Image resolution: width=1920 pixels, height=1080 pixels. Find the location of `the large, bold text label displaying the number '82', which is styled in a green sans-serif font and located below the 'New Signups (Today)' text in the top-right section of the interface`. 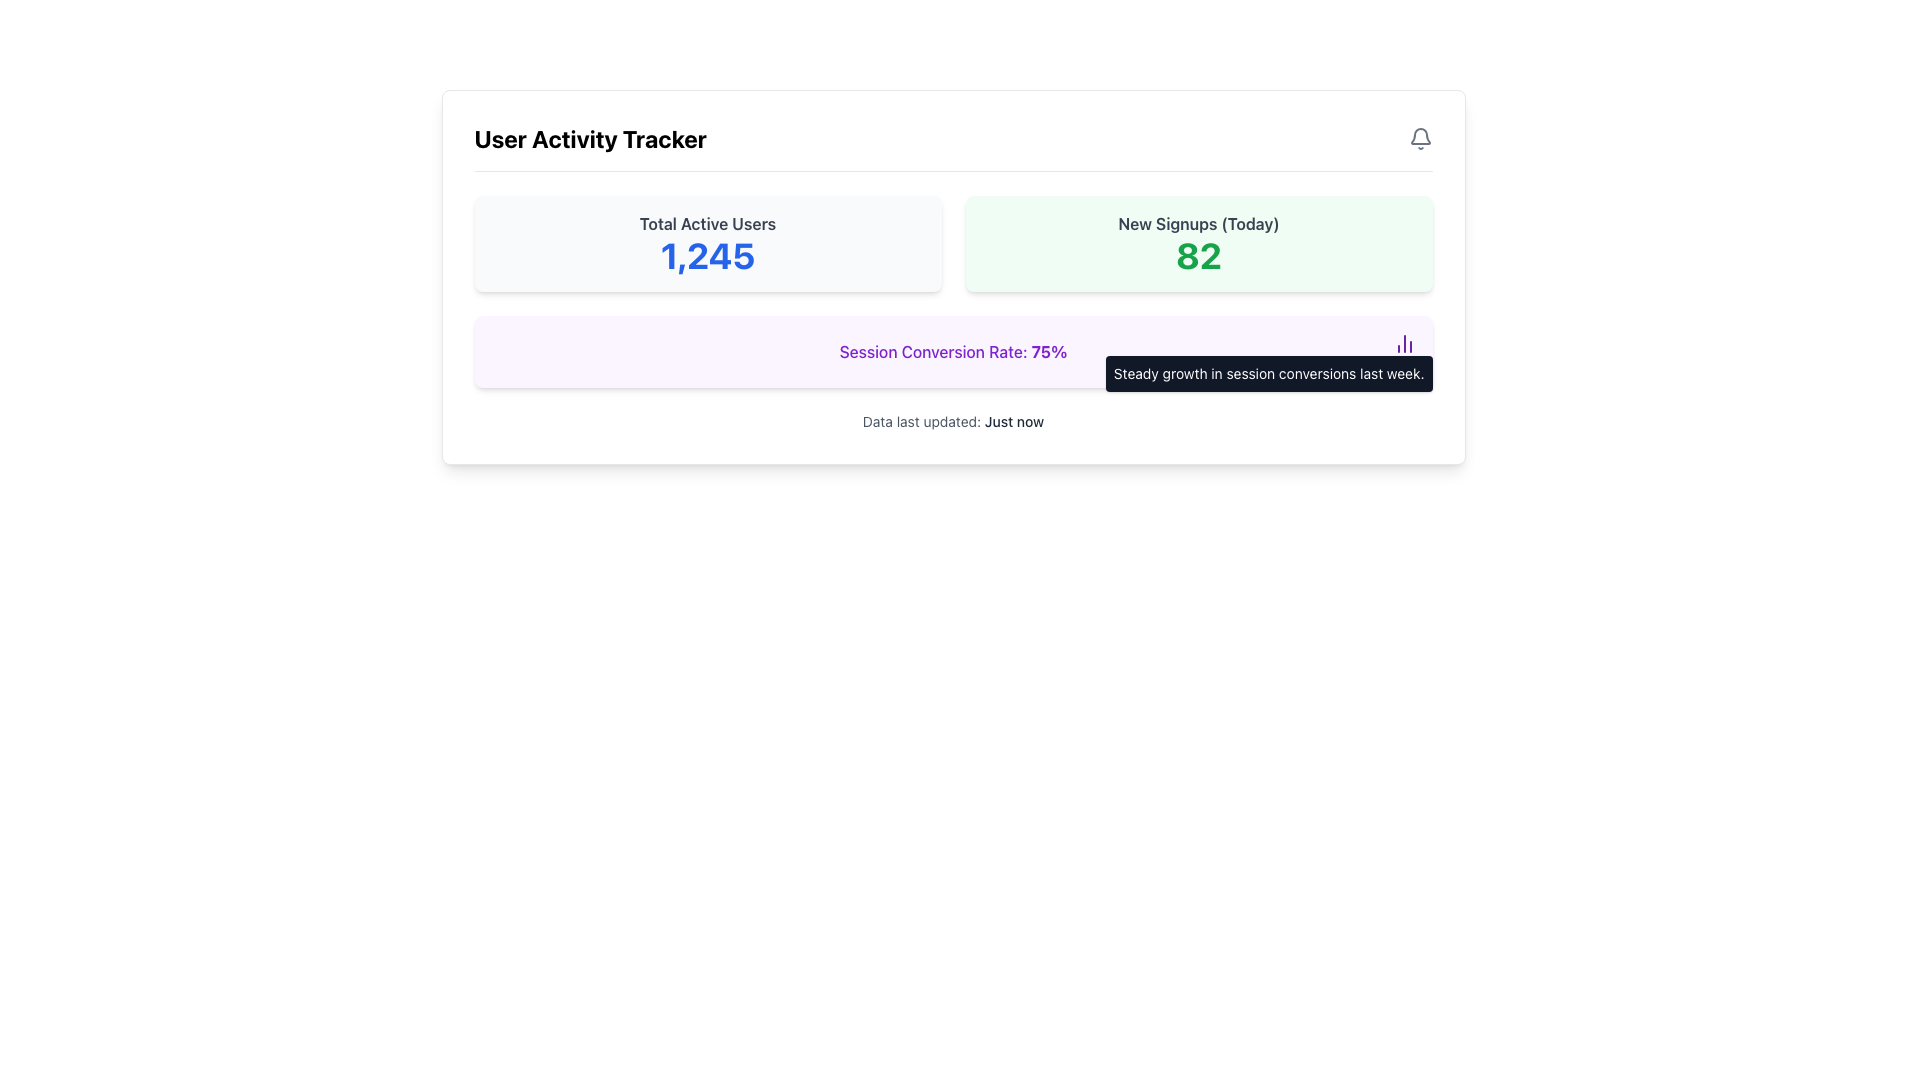

the large, bold text label displaying the number '82', which is styled in a green sans-serif font and located below the 'New Signups (Today)' text in the top-right section of the interface is located at coordinates (1199, 254).